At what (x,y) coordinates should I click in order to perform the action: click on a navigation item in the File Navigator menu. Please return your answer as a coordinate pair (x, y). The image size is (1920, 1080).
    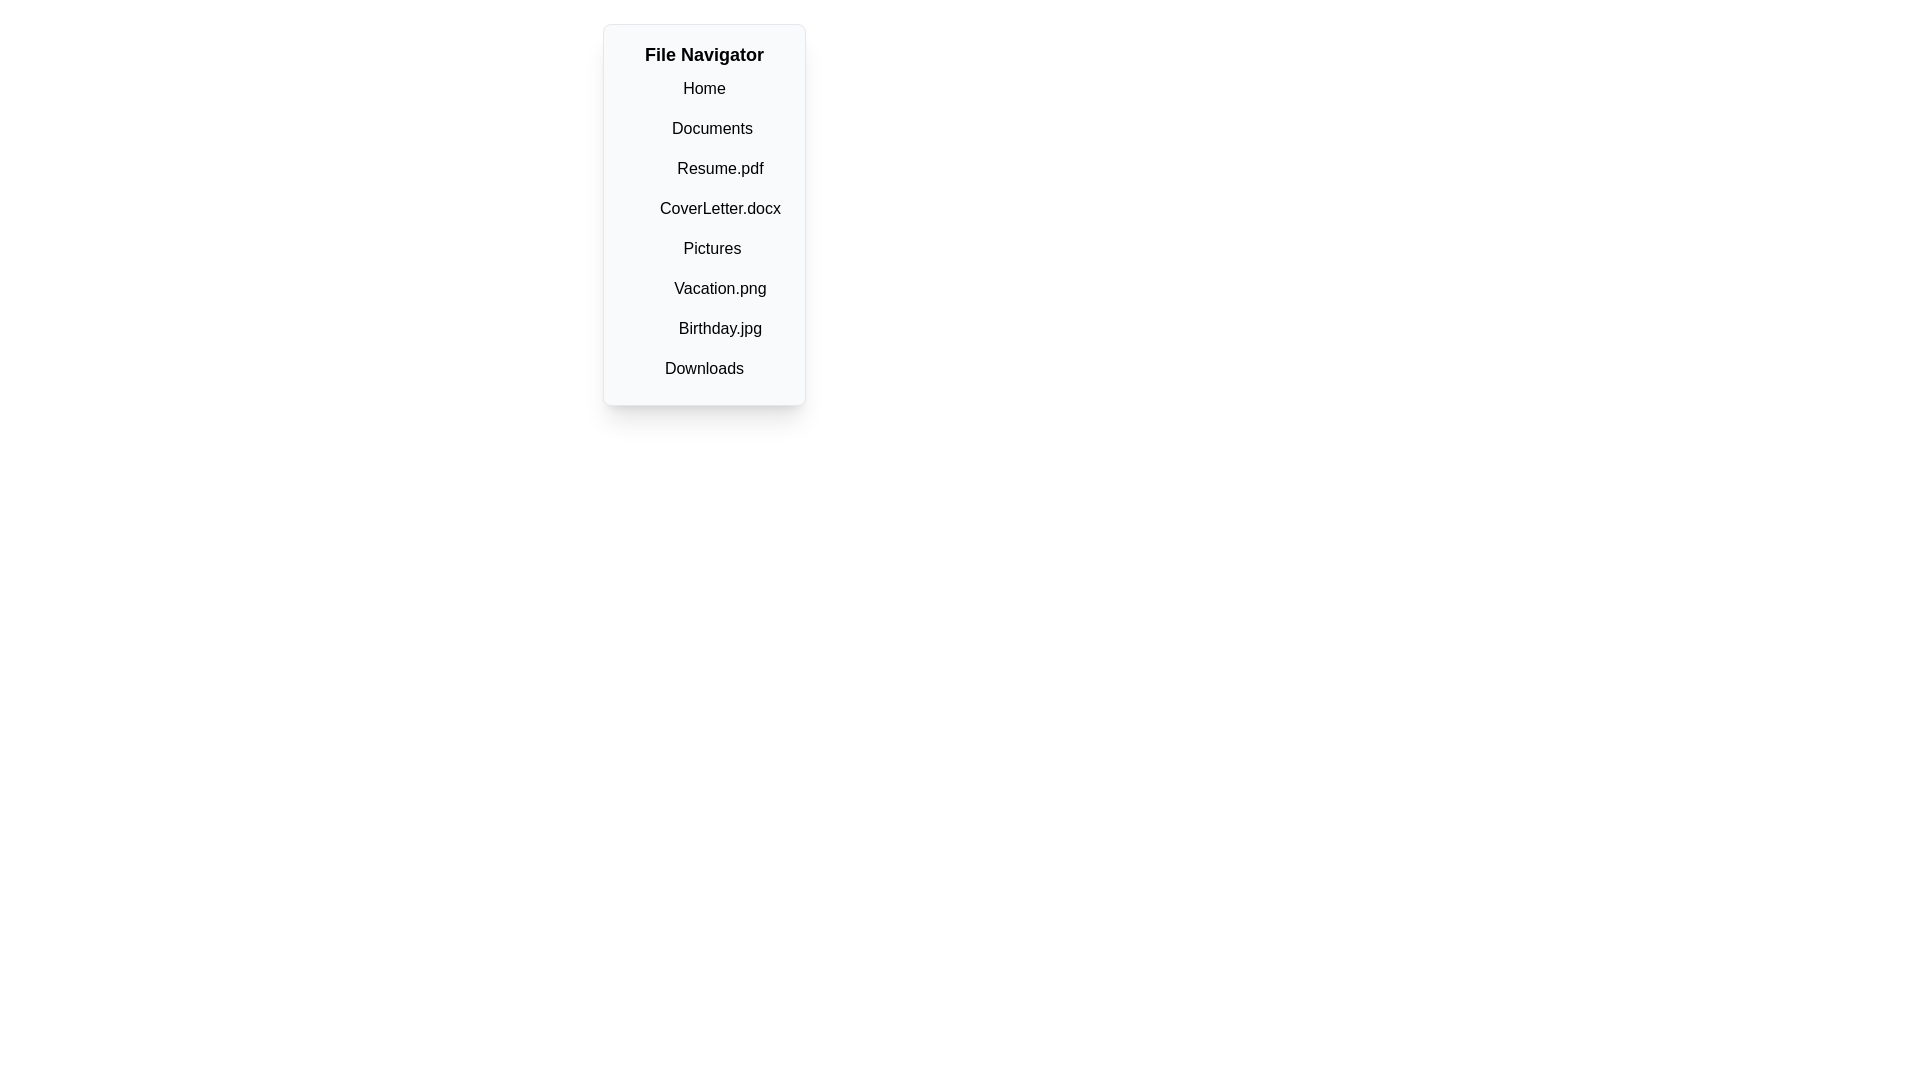
    Looking at the image, I should click on (704, 227).